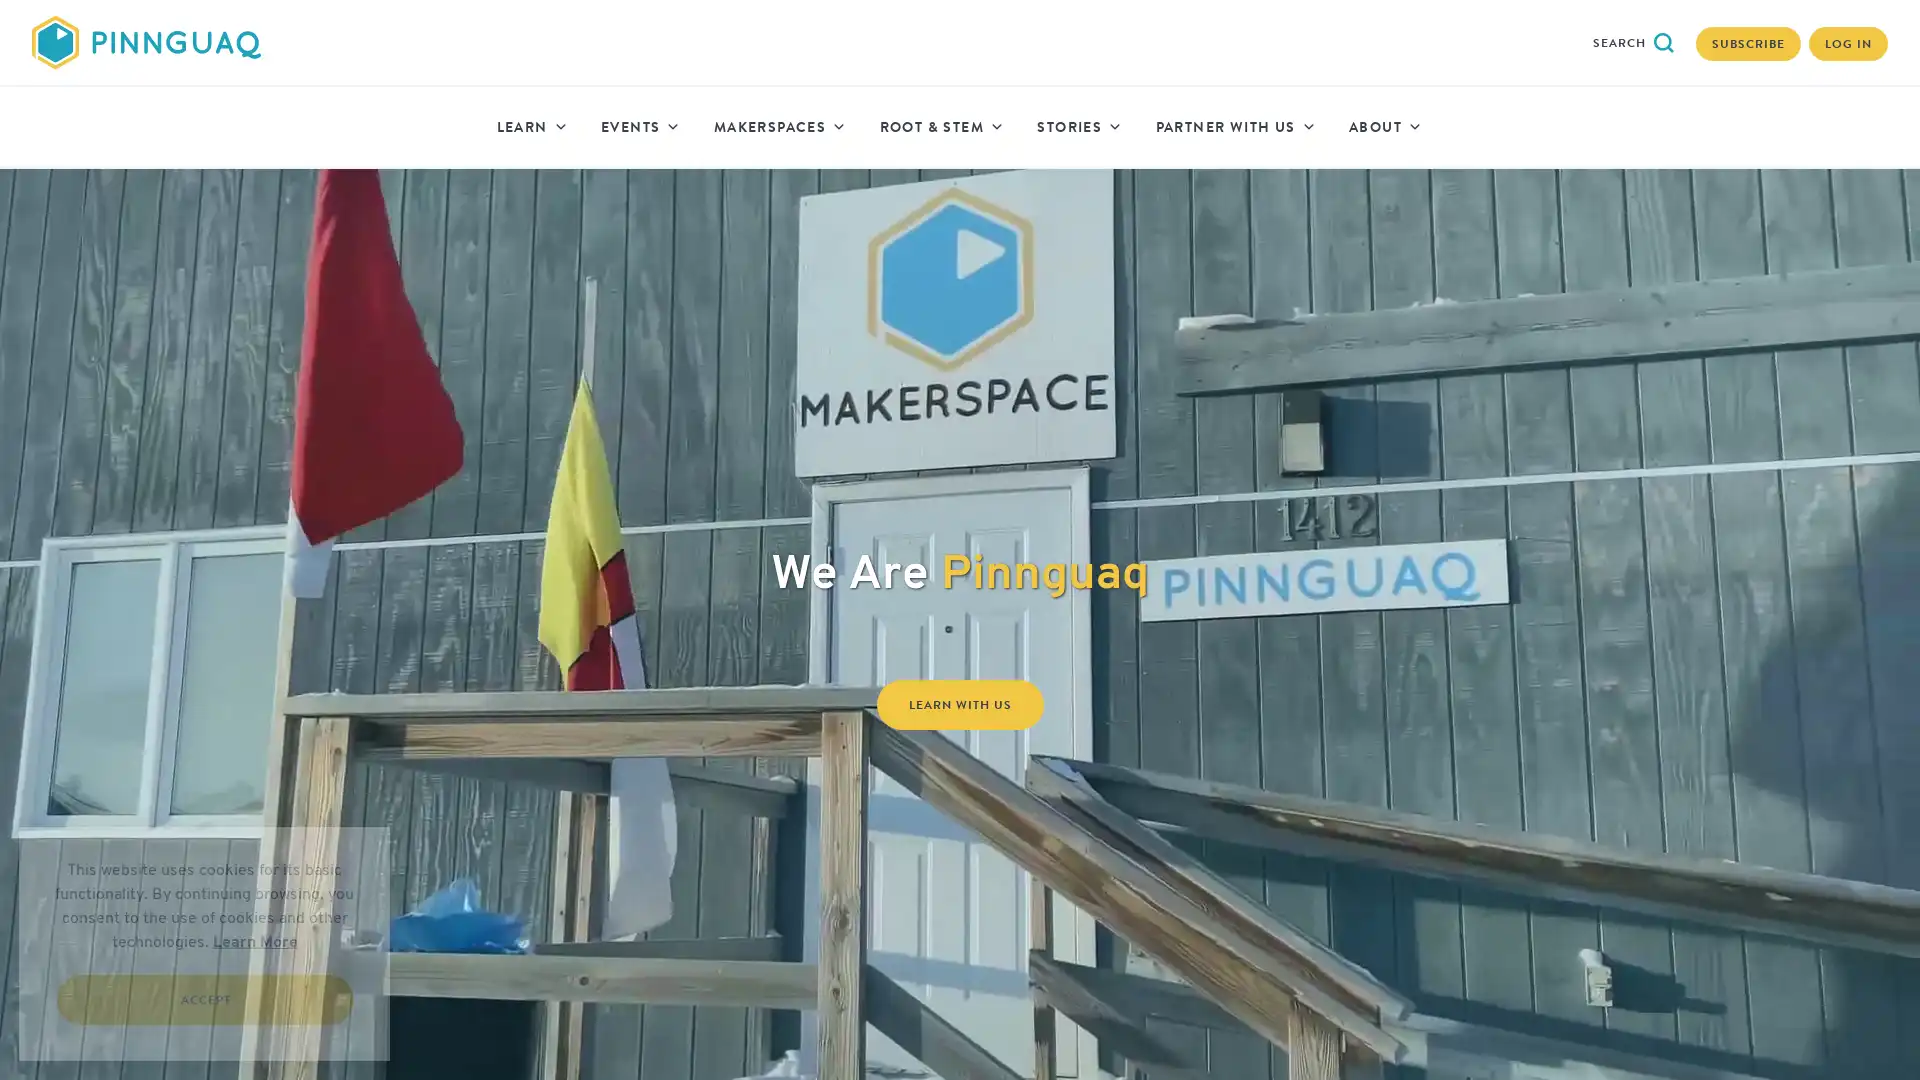 This screenshot has height=1080, width=1920. What do you see at coordinates (1633, 42) in the screenshot?
I see `SEARCH` at bounding box center [1633, 42].